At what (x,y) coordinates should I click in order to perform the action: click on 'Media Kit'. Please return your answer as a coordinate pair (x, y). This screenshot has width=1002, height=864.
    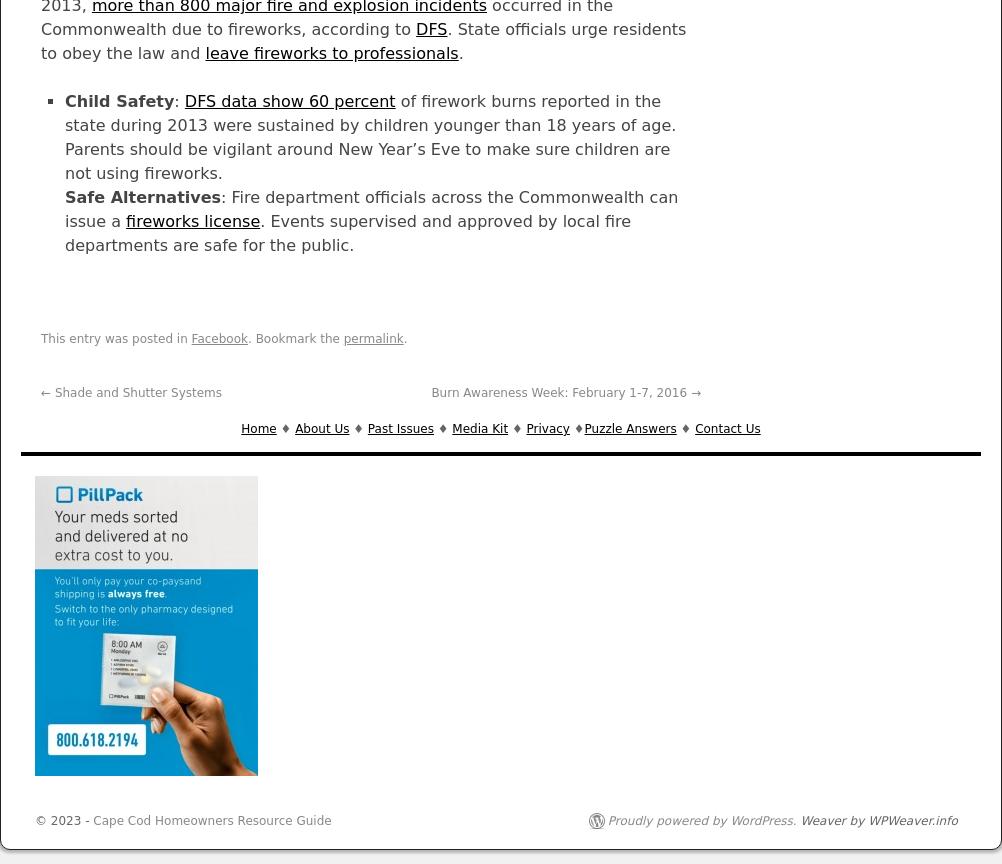
    Looking at the image, I should click on (478, 427).